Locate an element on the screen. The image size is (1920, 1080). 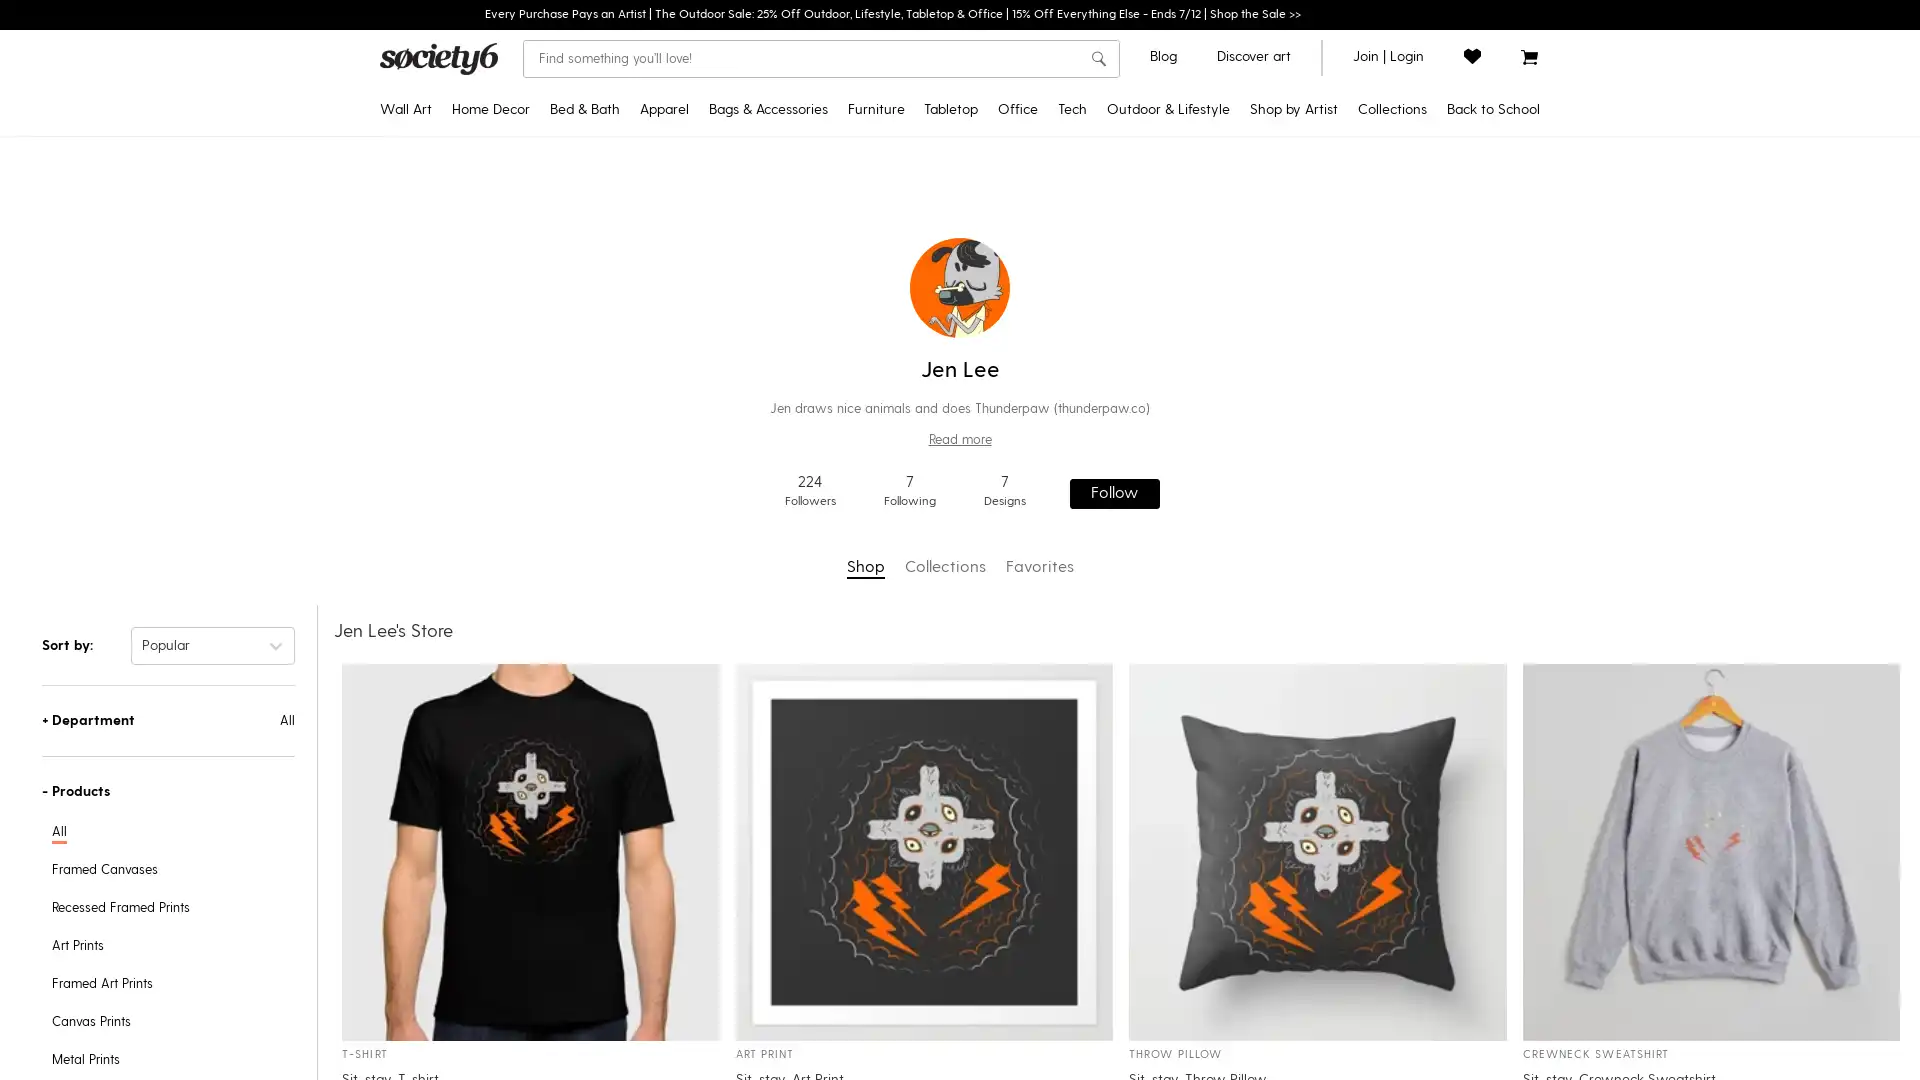
All Collections is located at coordinates (1318, 547).